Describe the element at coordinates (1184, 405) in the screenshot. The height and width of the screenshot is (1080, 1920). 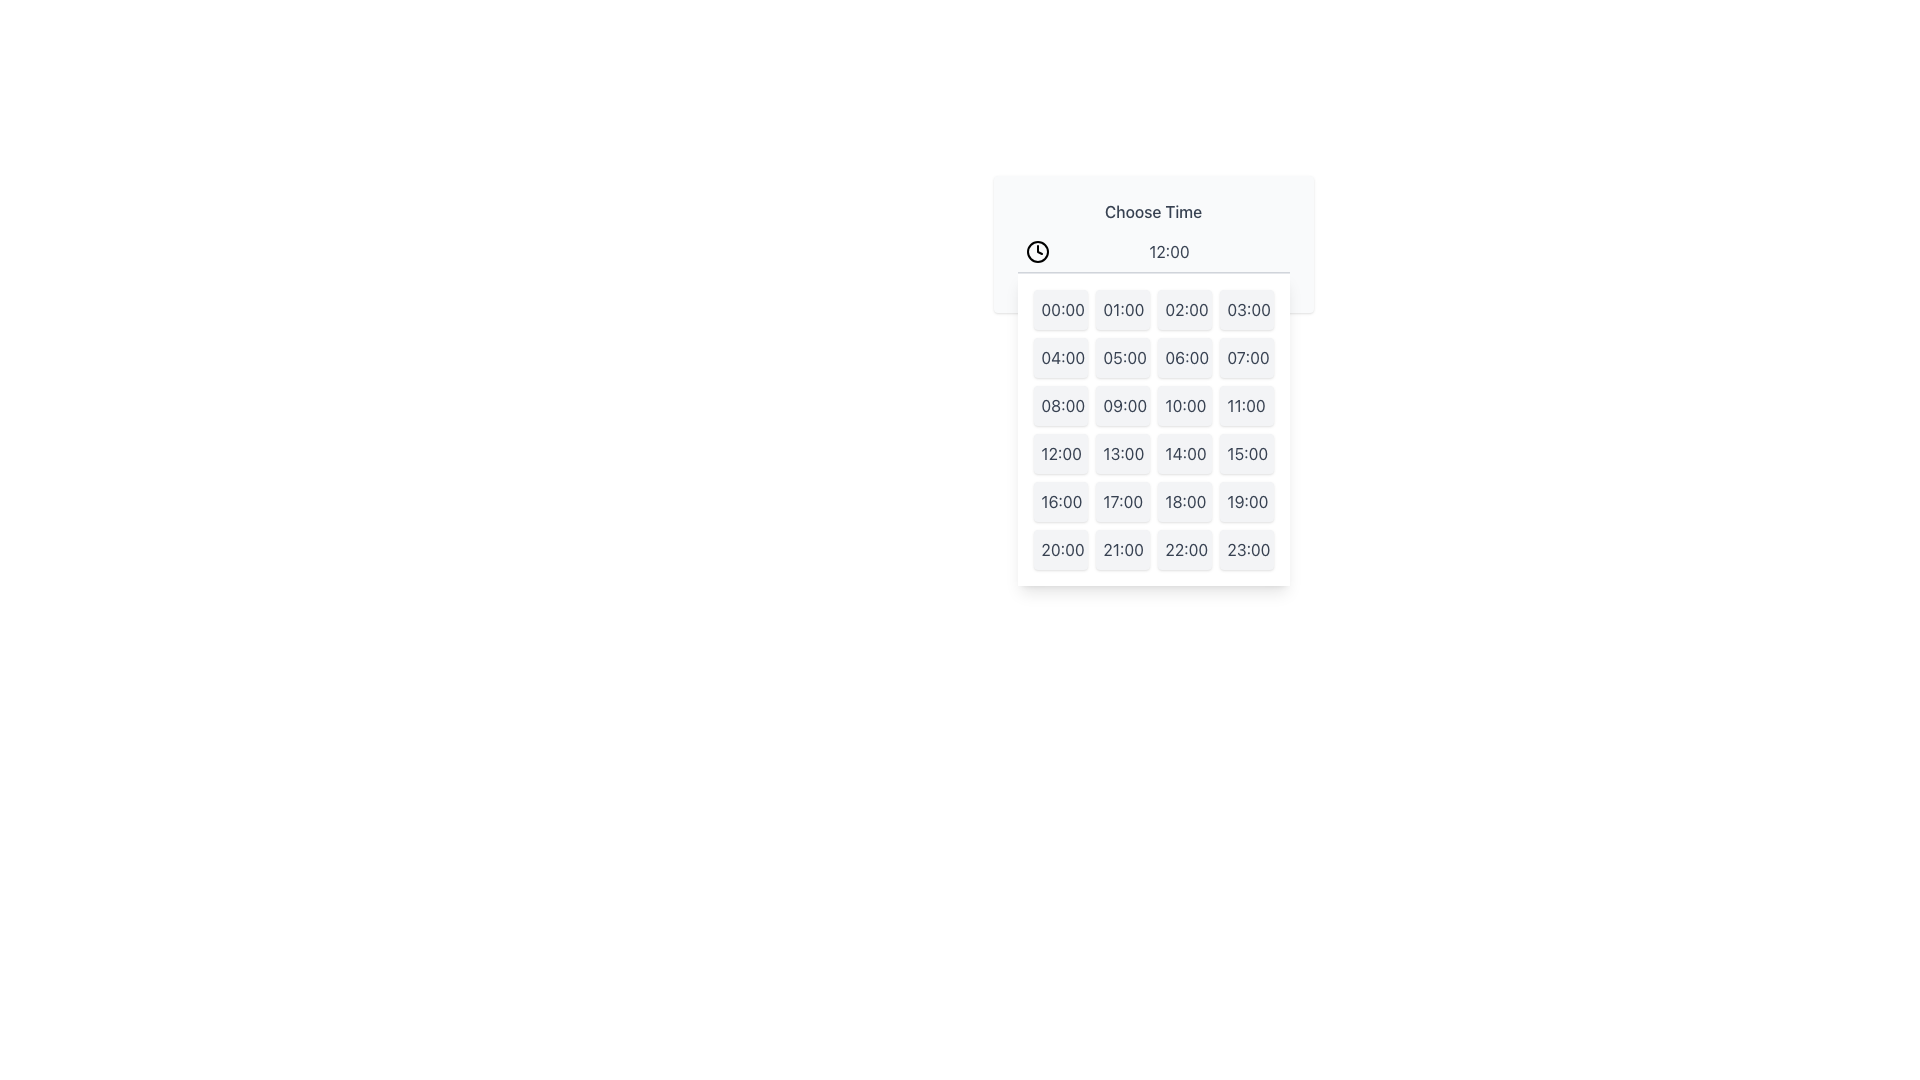
I see `the '10:00' button in the time picker dropdown` at that location.